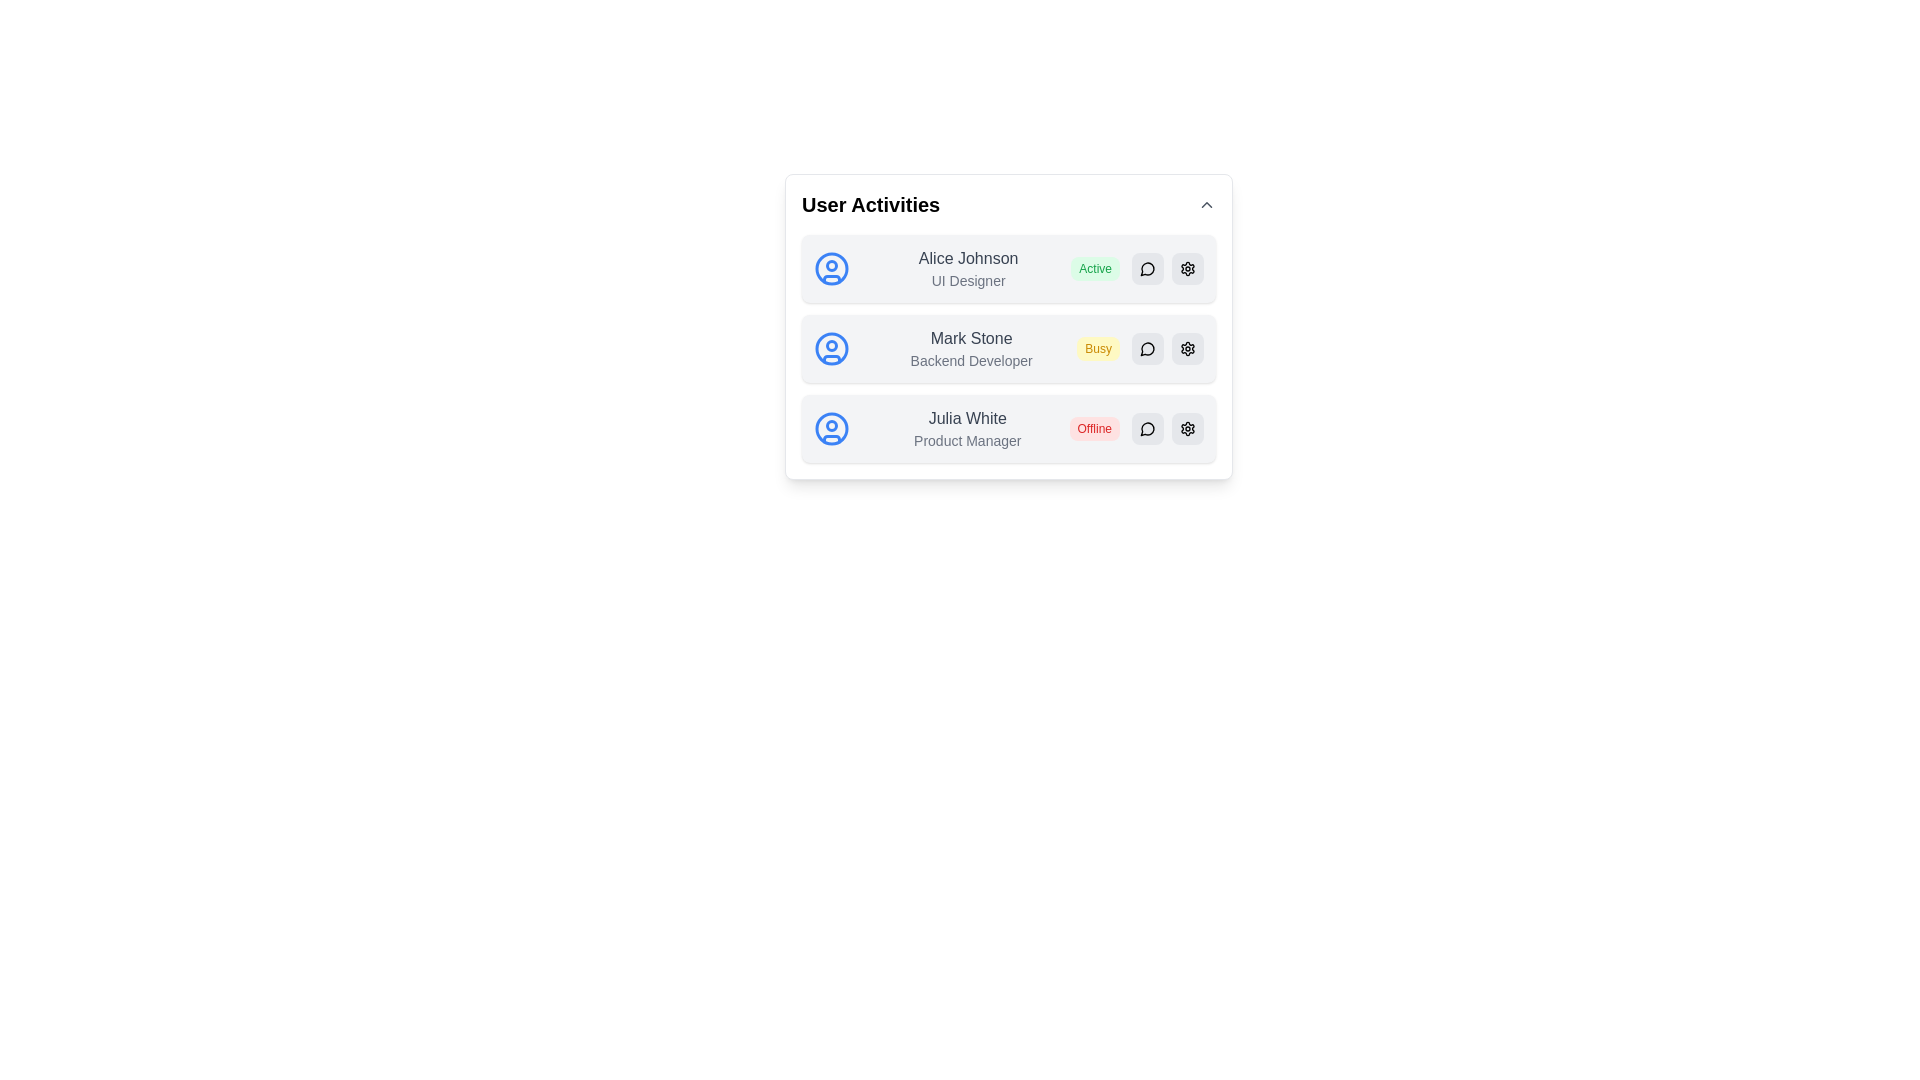 This screenshot has height=1080, width=1920. Describe the element at coordinates (1147, 347) in the screenshot. I see `the button with a rounded square shape and a black speech bubble icon, located in the middle row of the user activity list` at that location.